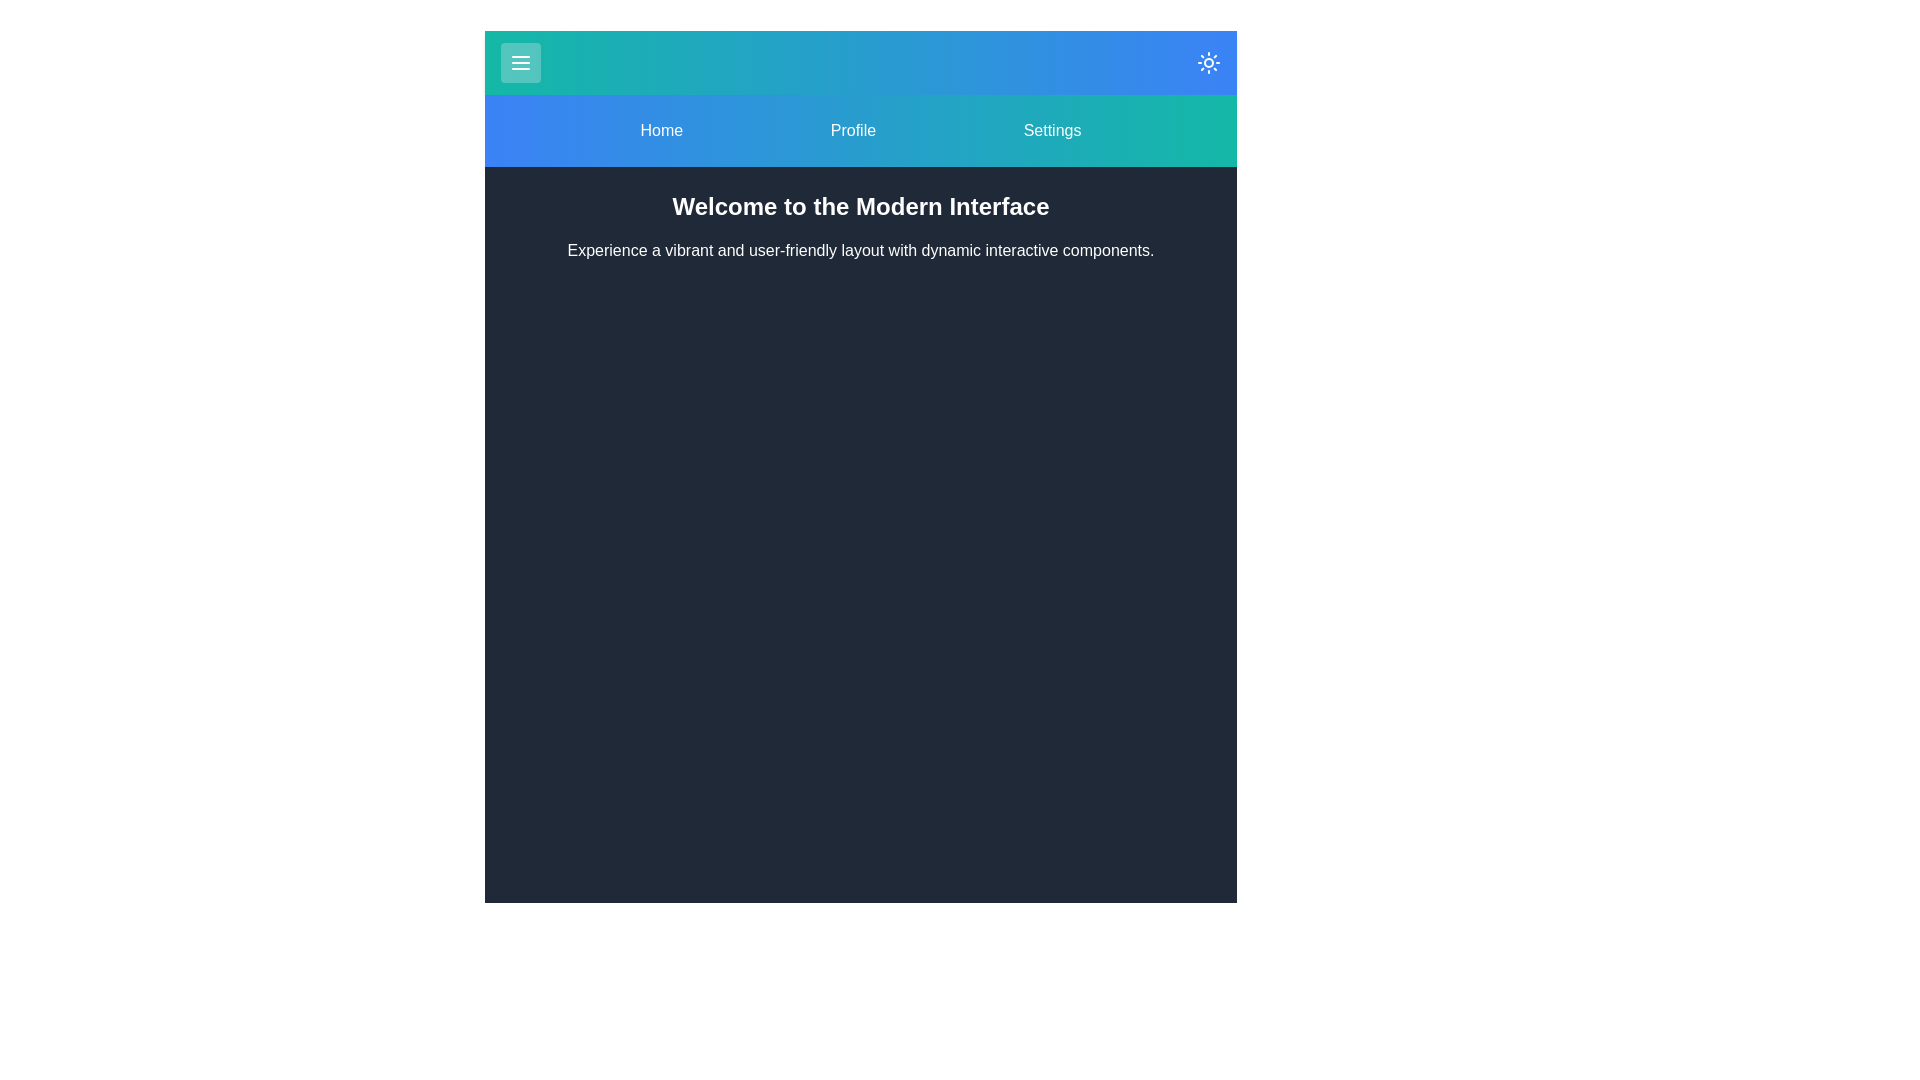 This screenshot has width=1920, height=1080. What do you see at coordinates (1050, 131) in the screenshot?
I see `the 'Settings' button to navigate to the Settings section` at bounding box center [1050, 131].